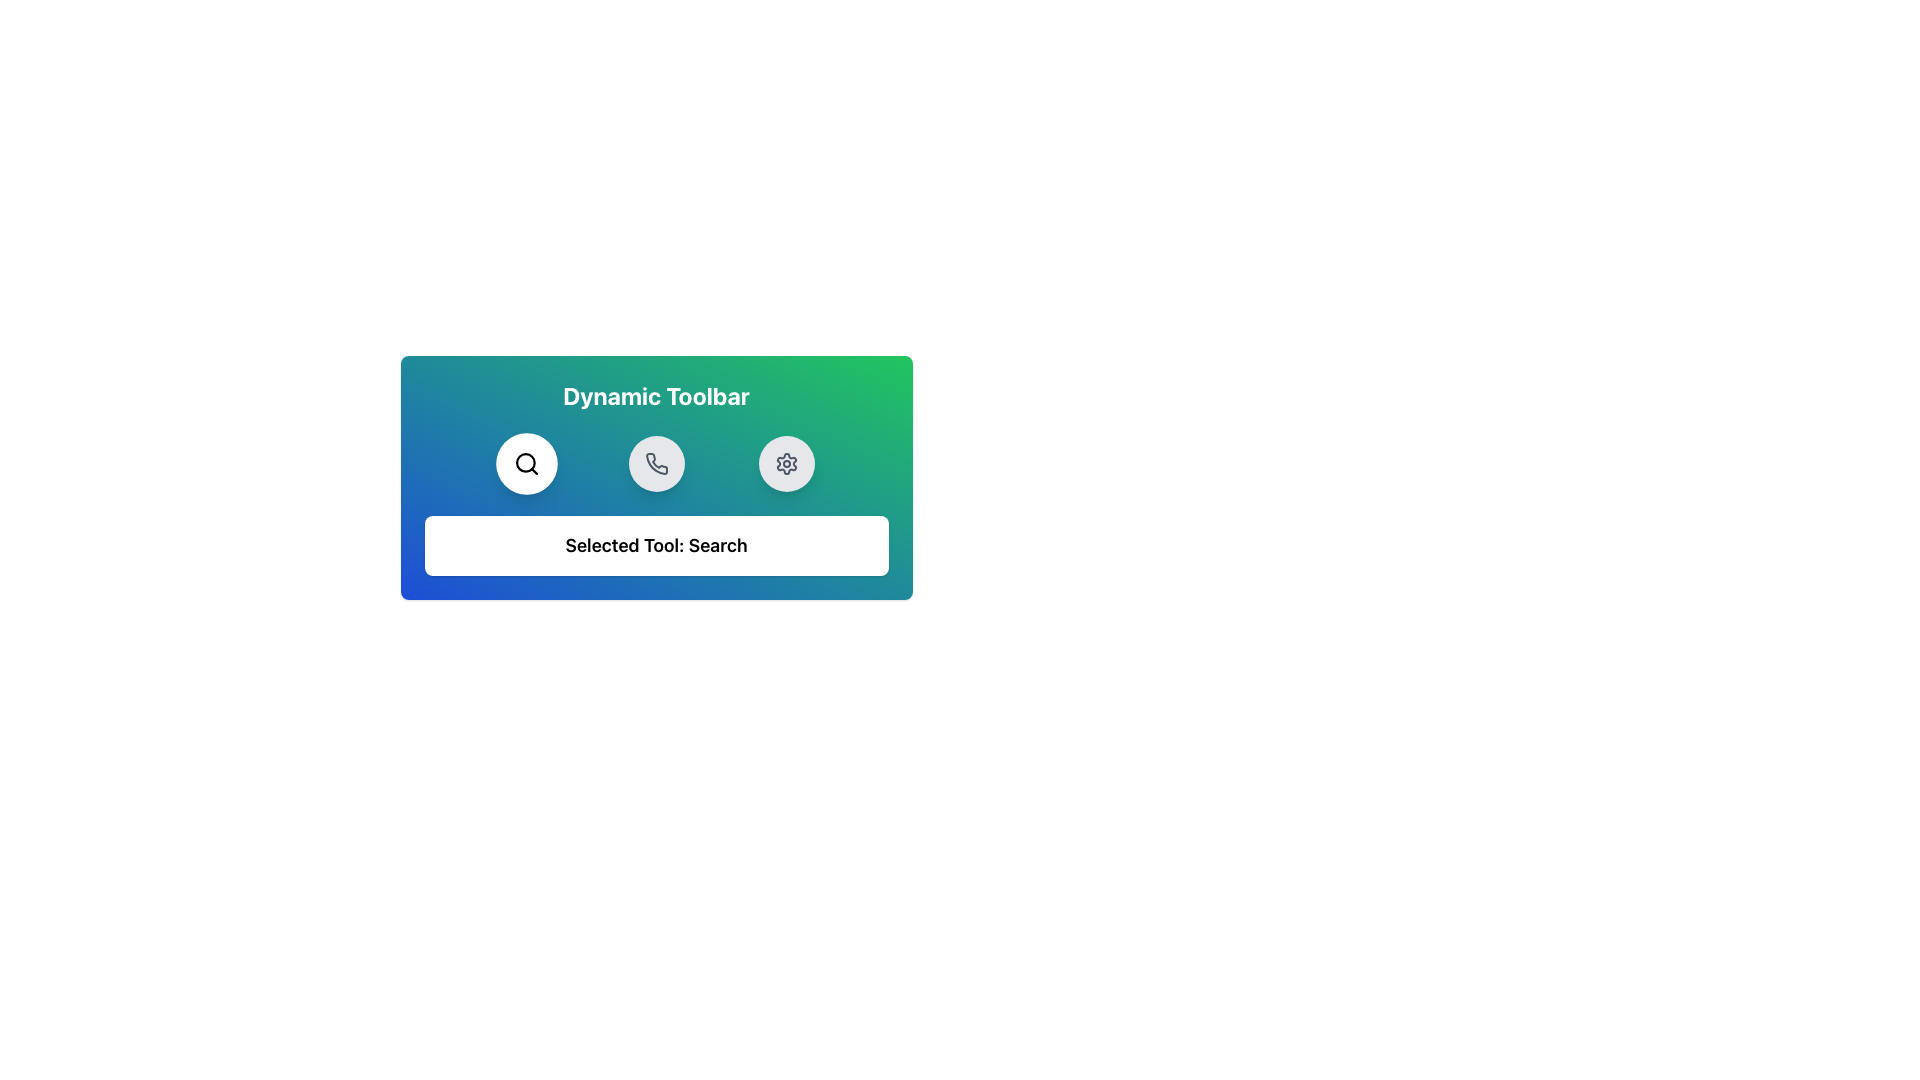 The image size is (1920, 1080). I want to click on the informational label displaying the currently selected tool 'Search' located at the bottom center of the Dynamic Toolbar, so click(656, 546).